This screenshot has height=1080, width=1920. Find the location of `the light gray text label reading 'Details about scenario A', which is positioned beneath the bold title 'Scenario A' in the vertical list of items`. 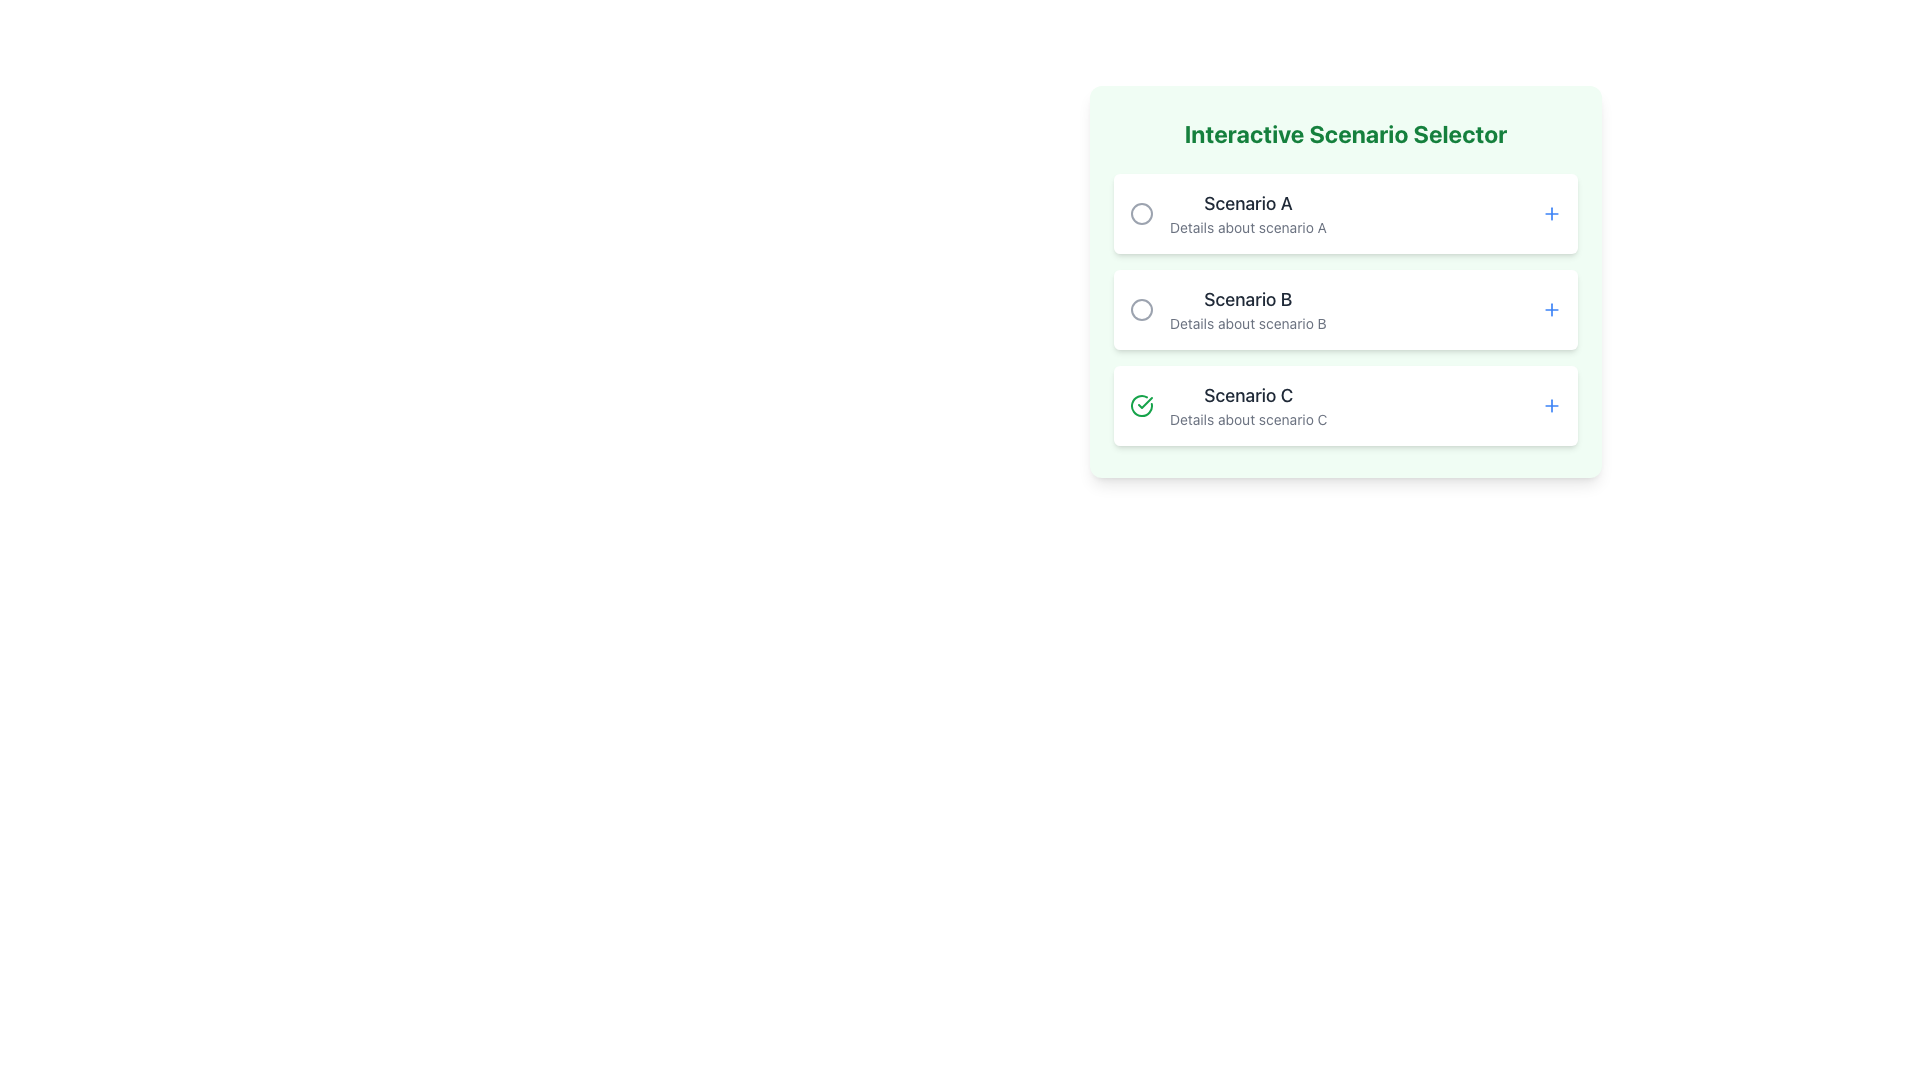

the light gray text label reading 'Details about scenario A', which is positioned beneath the bold title 'Scenario A' in the vertical list of items is located at coordinates (1247, 226).